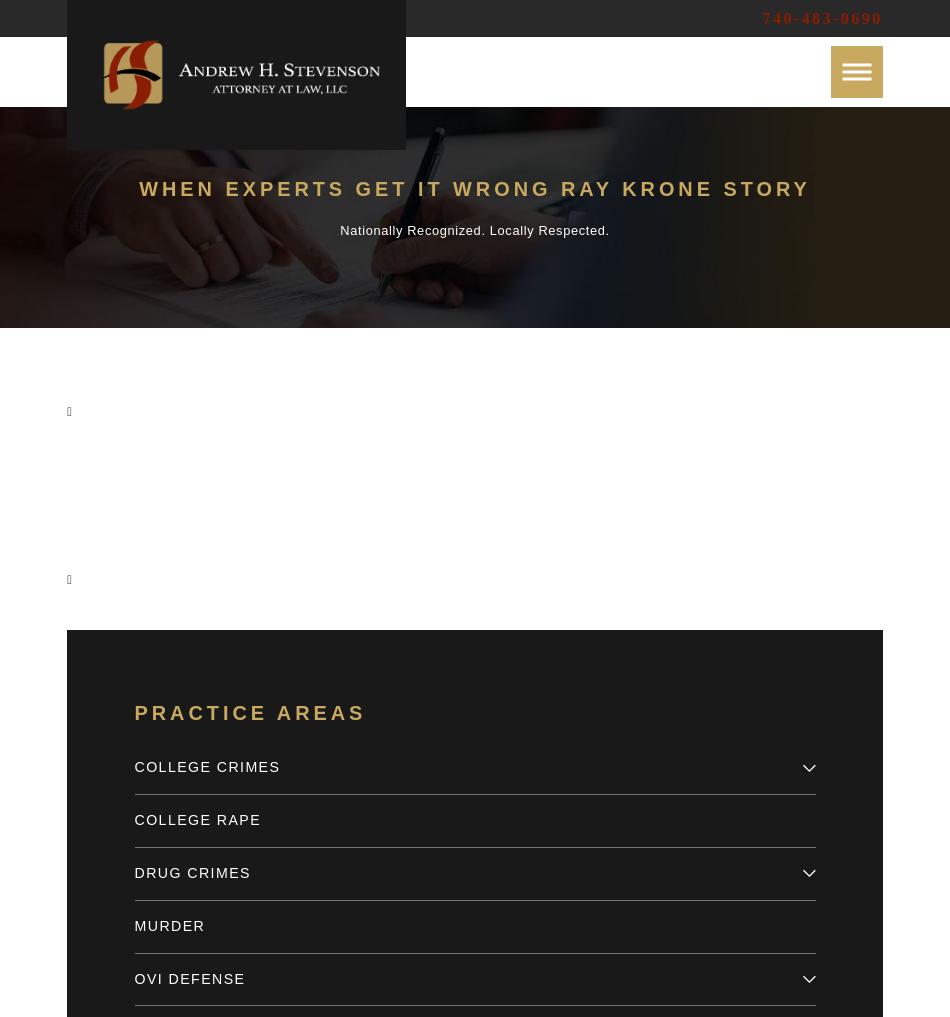 Image resolution: width=950 pixels, height=1017 pixels. I want to click on 'Case Results', so click(79, 126).